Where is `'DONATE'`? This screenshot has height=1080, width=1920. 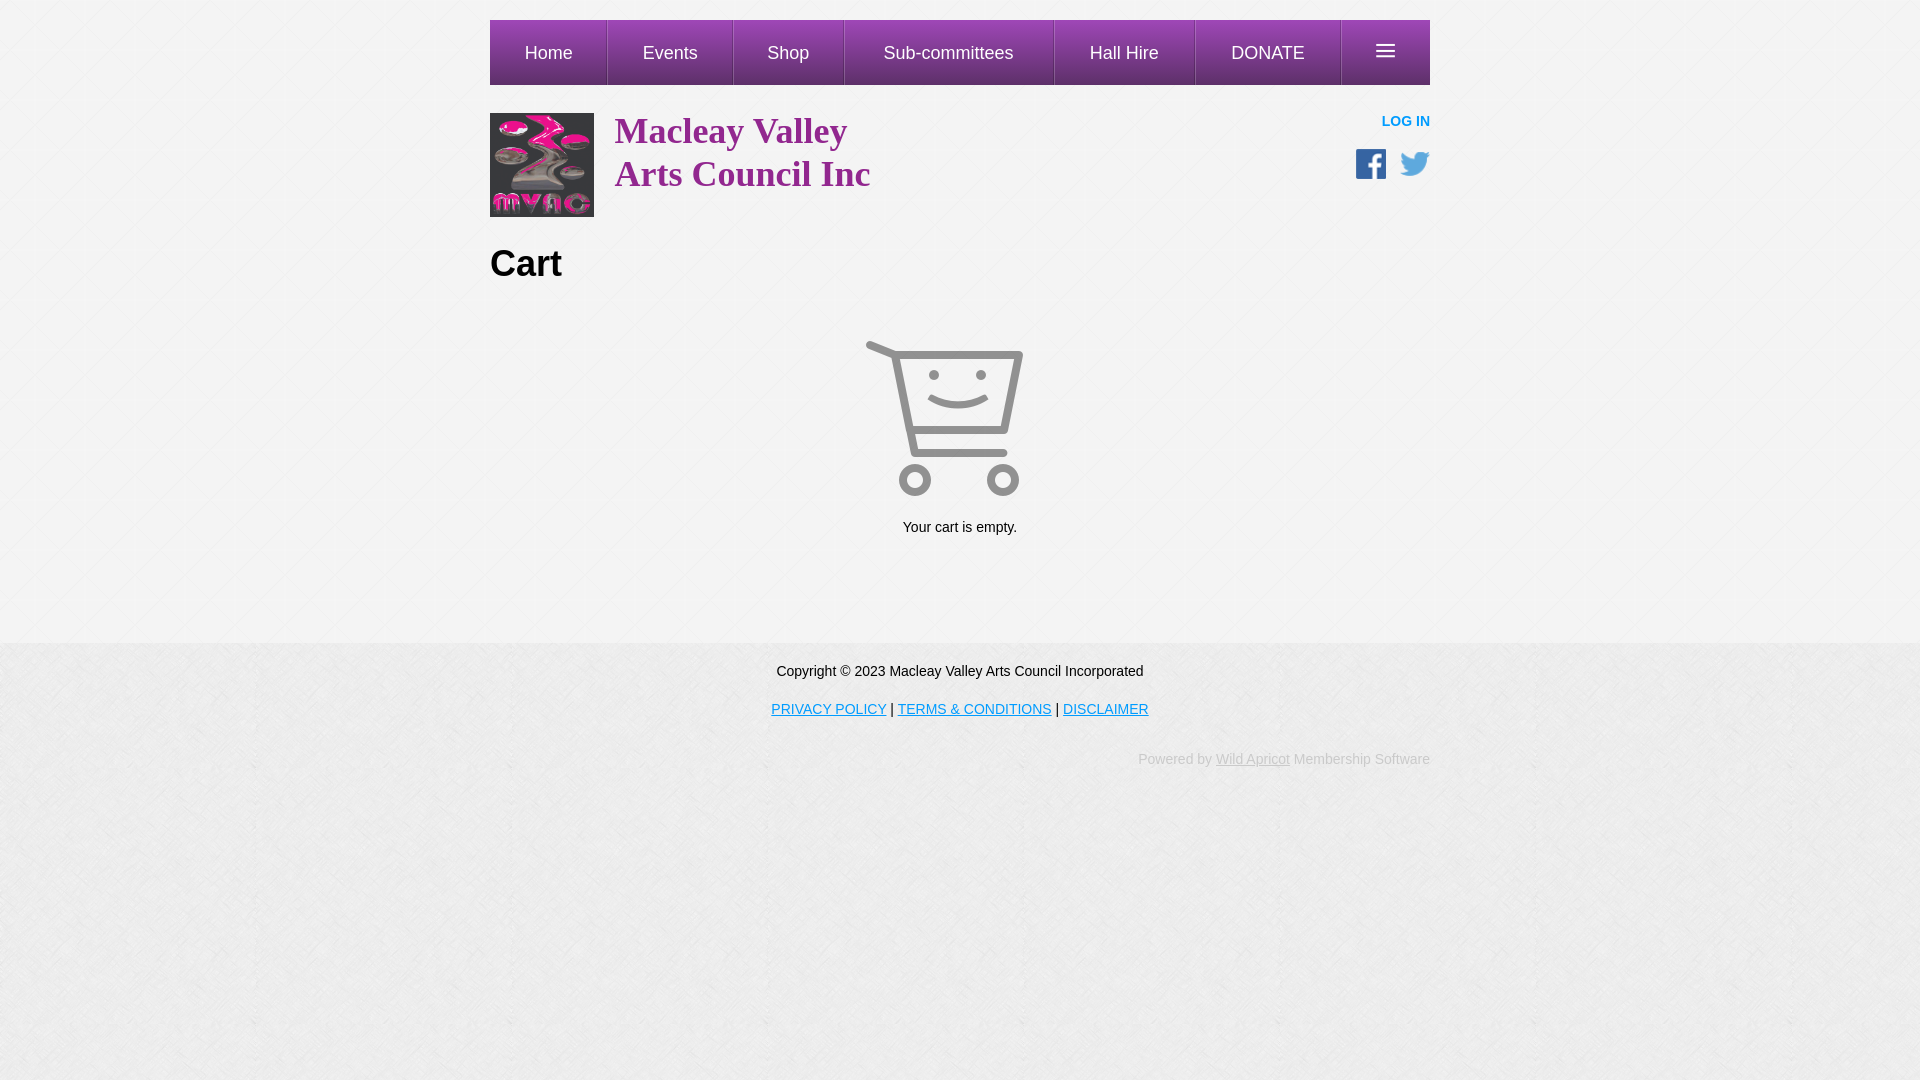 'DONATE' is located at coordinates (1266, 51).